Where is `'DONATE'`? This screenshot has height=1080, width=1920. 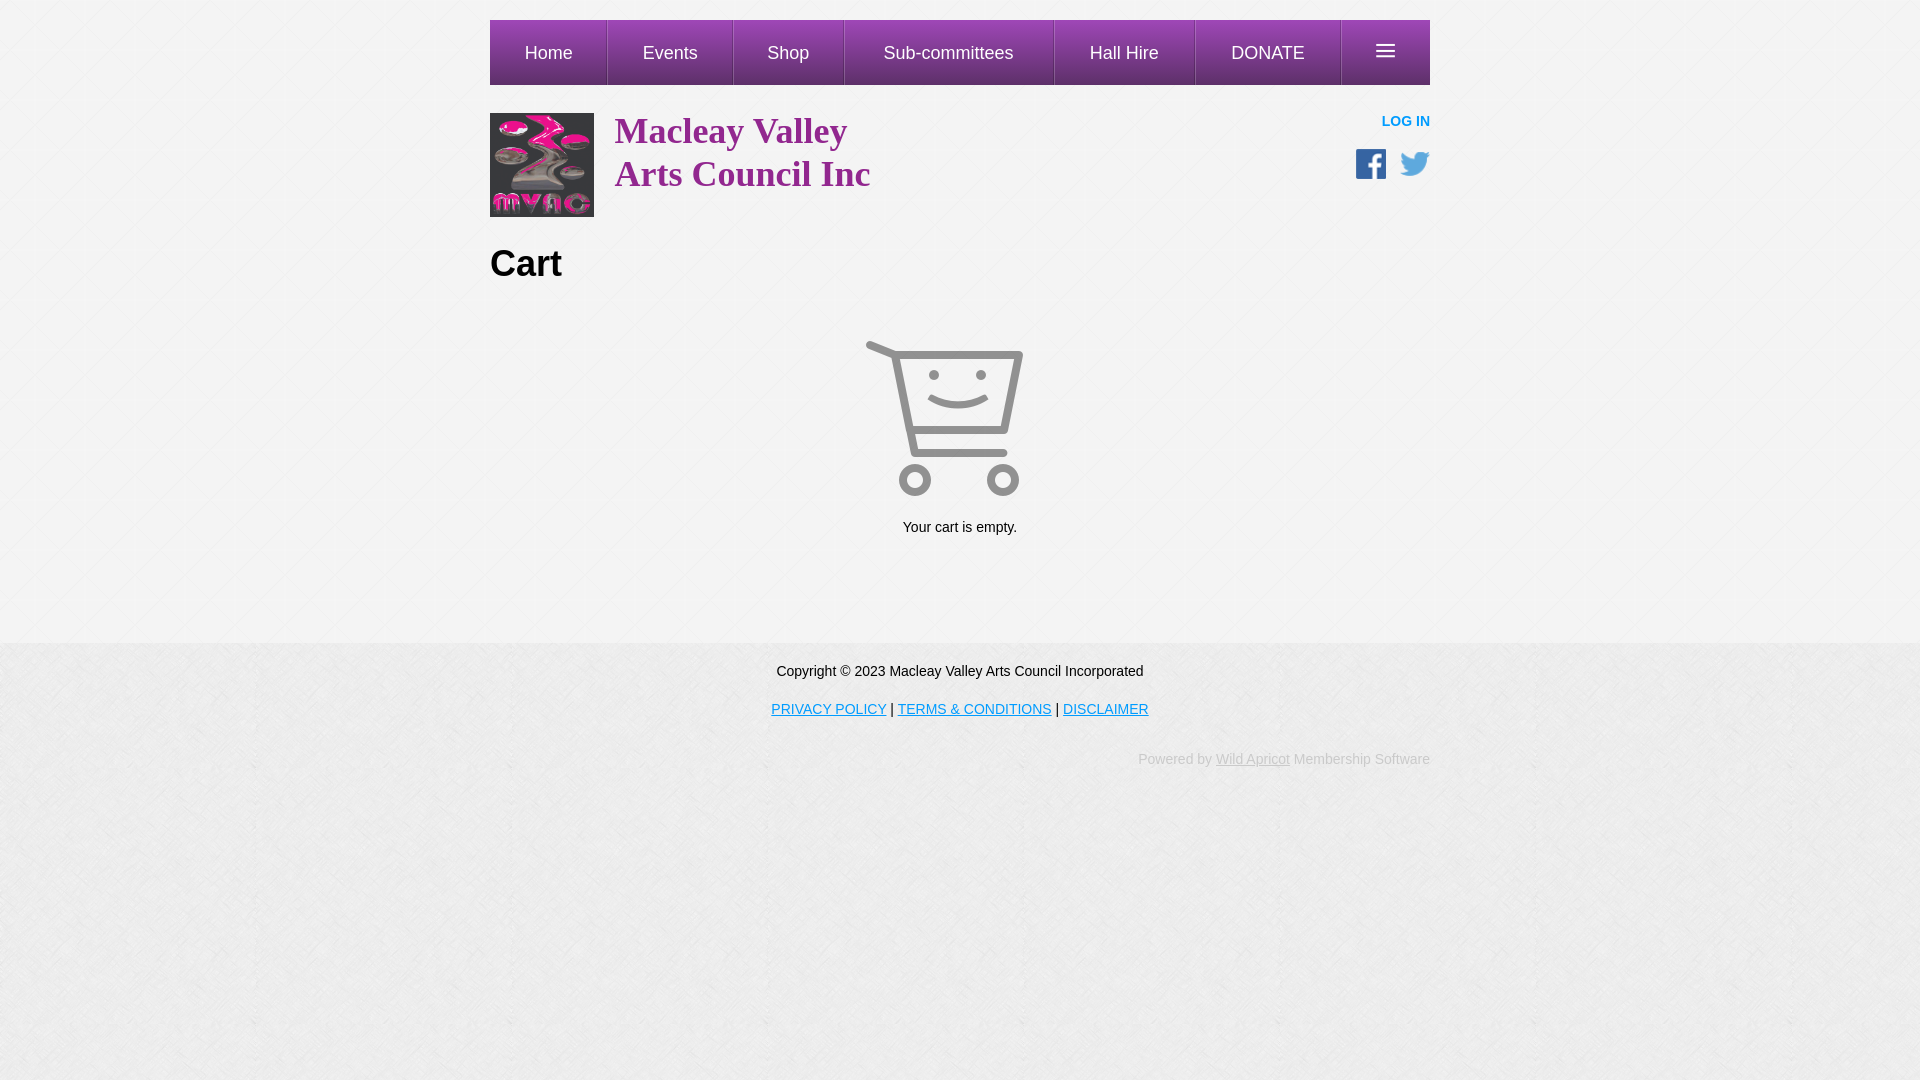 'DONATE' is located at coordinates (1266, 51).